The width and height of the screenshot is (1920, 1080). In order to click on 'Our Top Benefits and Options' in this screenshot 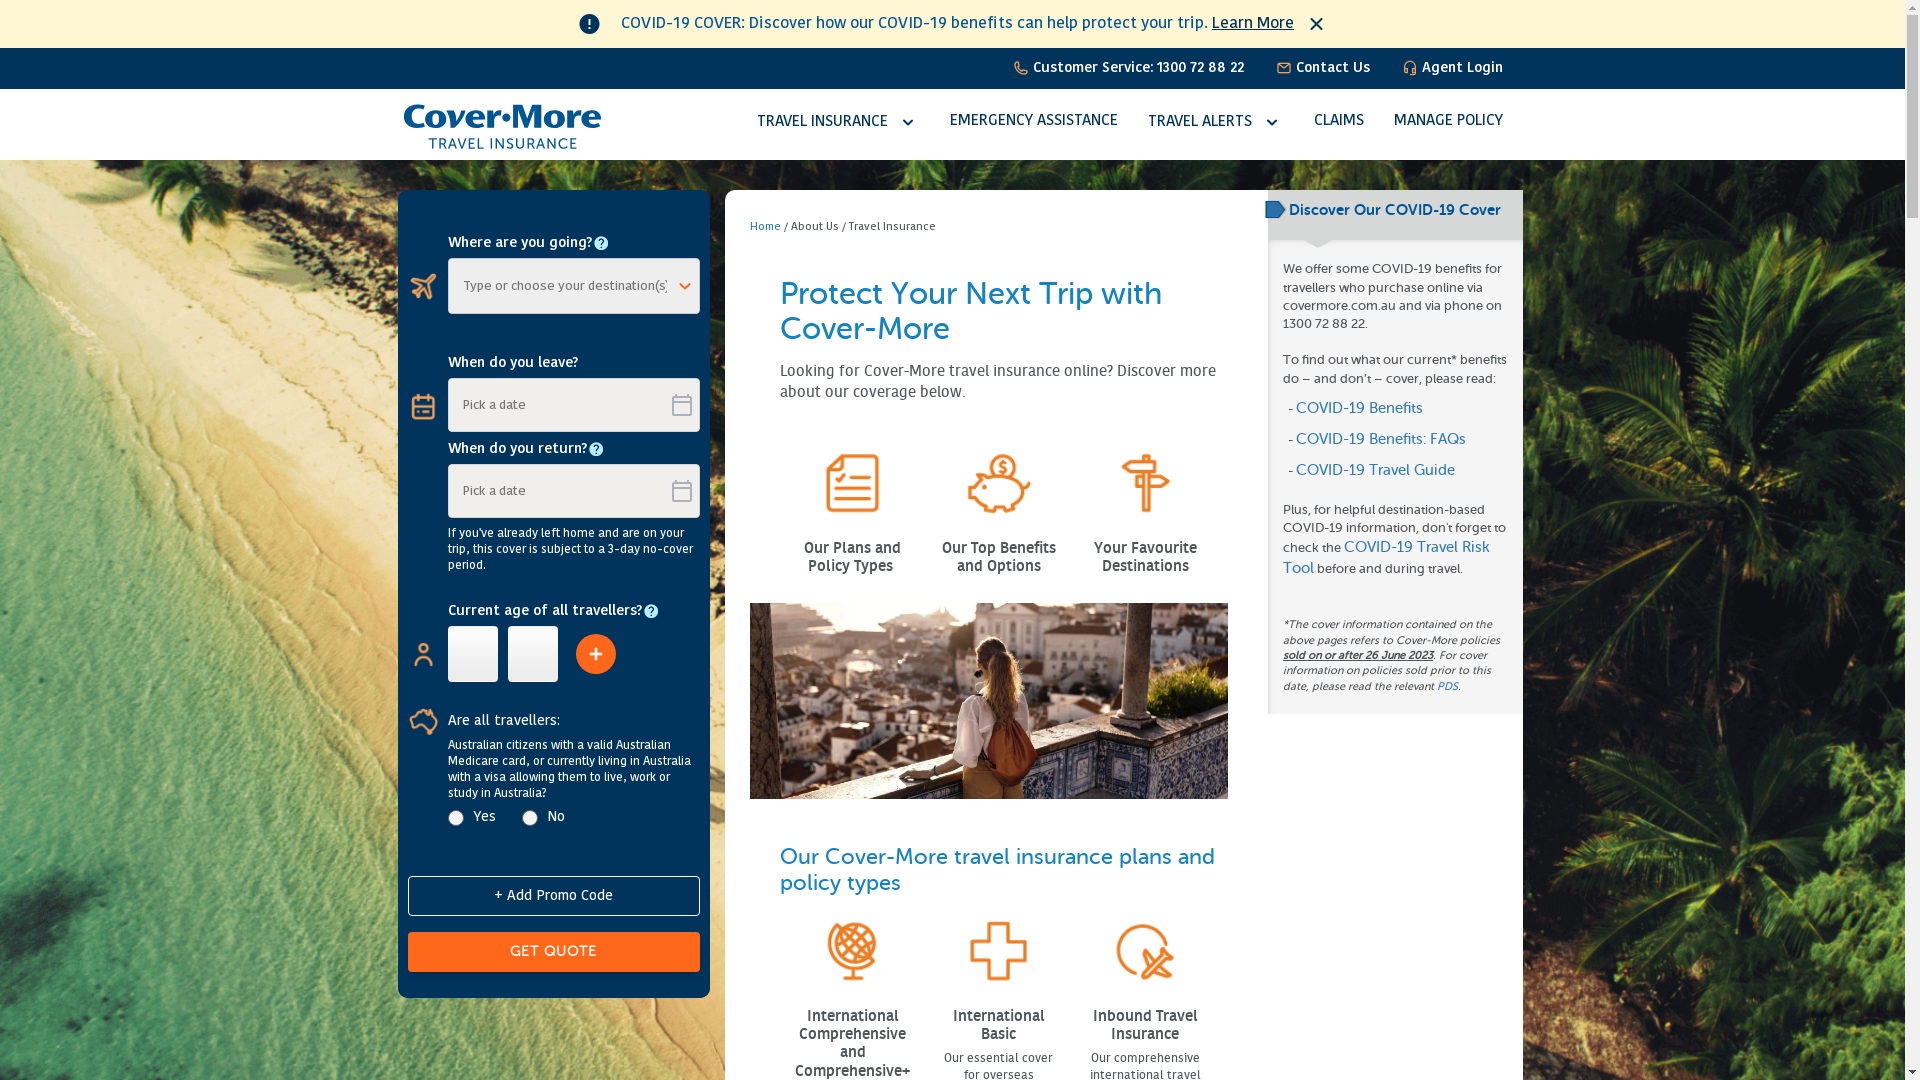, I will do `click(998, 556)`.